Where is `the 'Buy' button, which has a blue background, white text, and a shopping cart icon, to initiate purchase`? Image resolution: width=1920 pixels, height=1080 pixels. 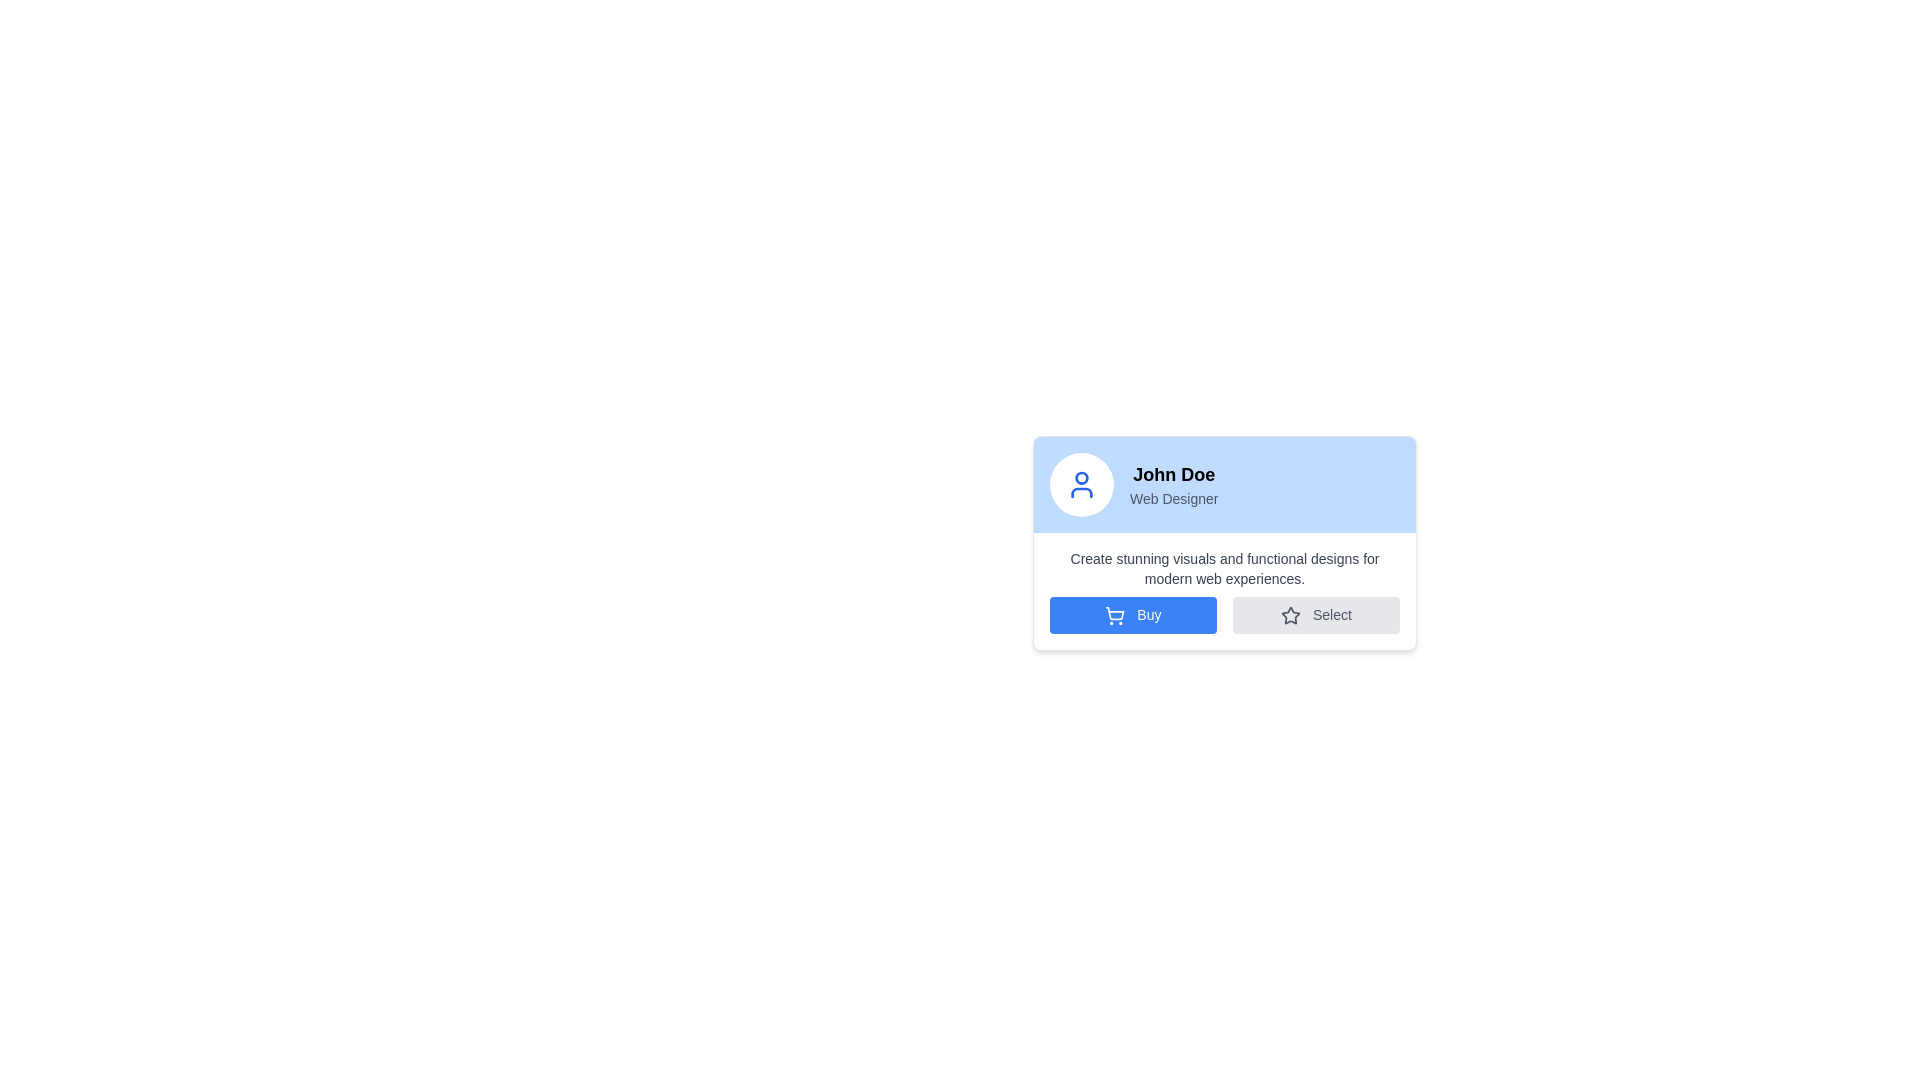 the 'Buy' button, which has a blue background, white text, and a shopping cart icon, to initiate purchase is located at coordinates (1133, 614).